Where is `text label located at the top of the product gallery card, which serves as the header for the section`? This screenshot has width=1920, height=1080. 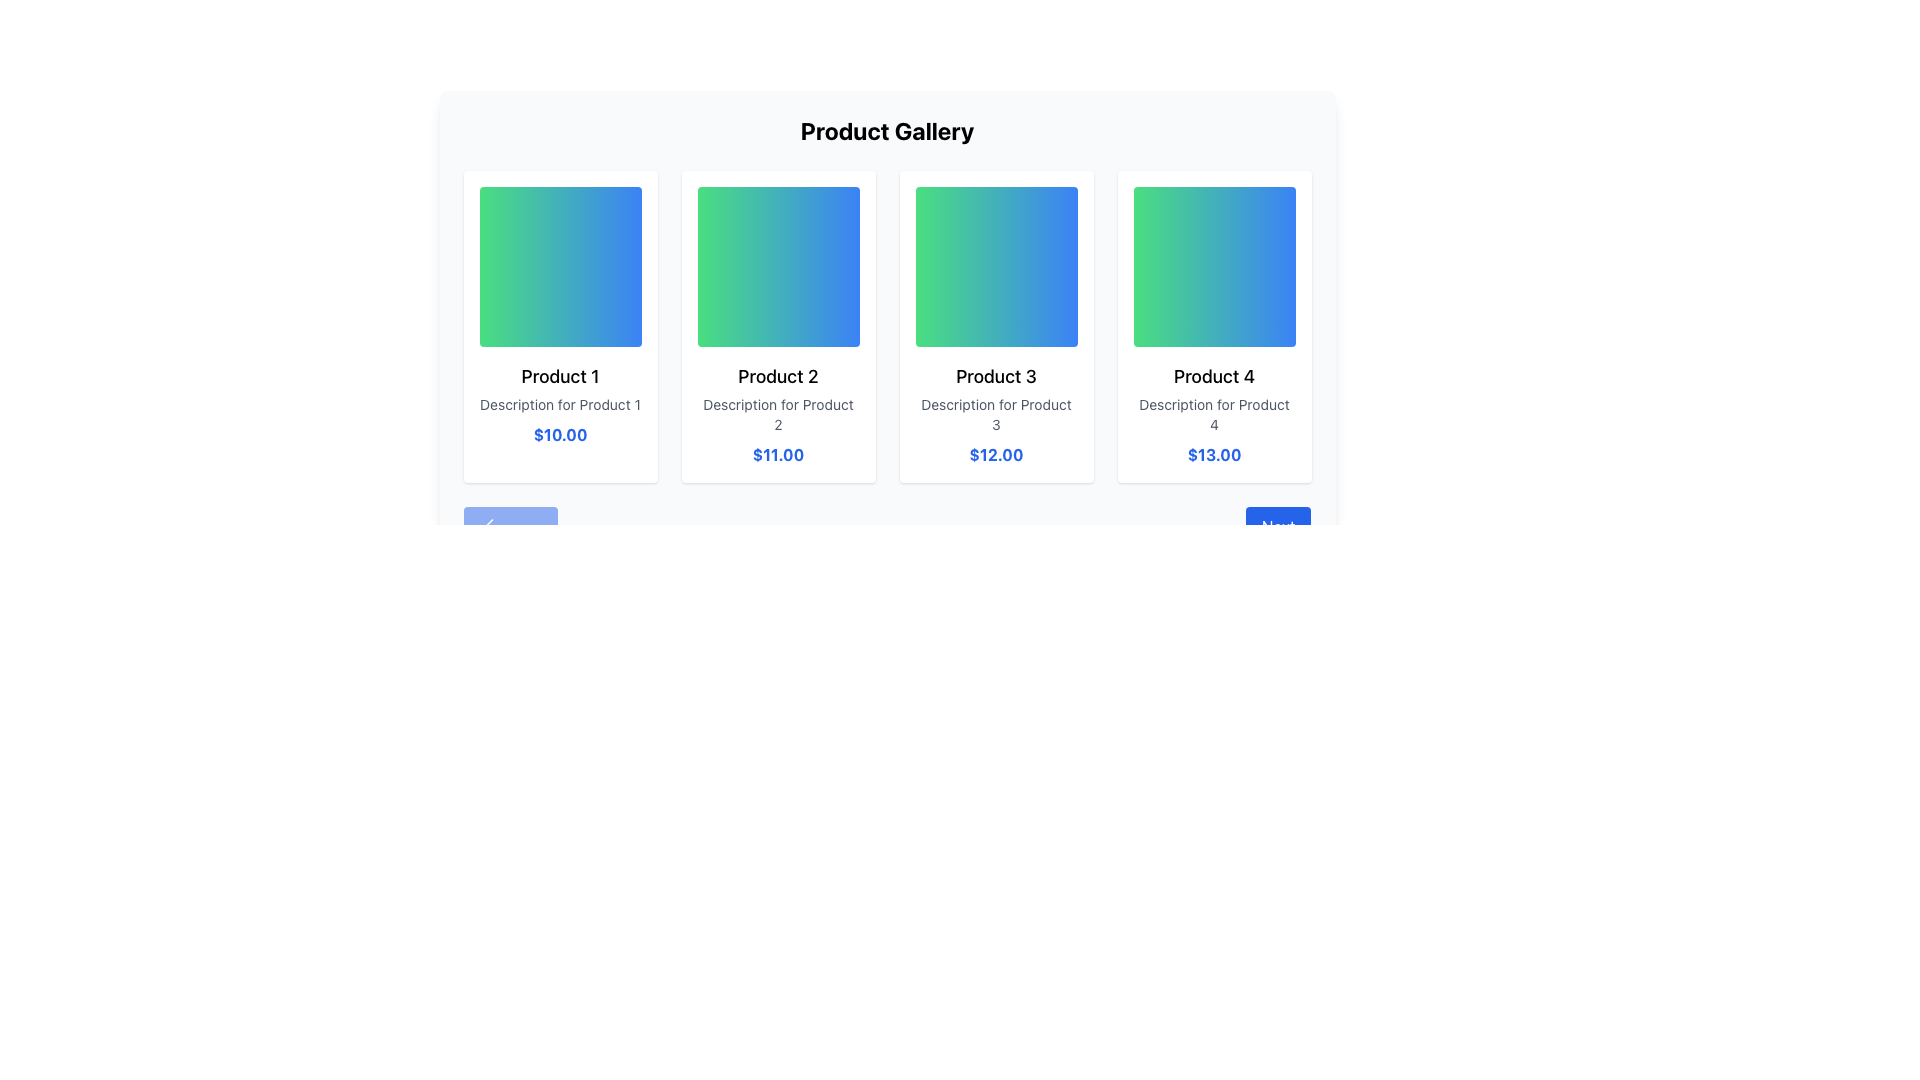
text label located at the top of the product gallery card, which serves as the header for the section is located at coordinates (886, 131).